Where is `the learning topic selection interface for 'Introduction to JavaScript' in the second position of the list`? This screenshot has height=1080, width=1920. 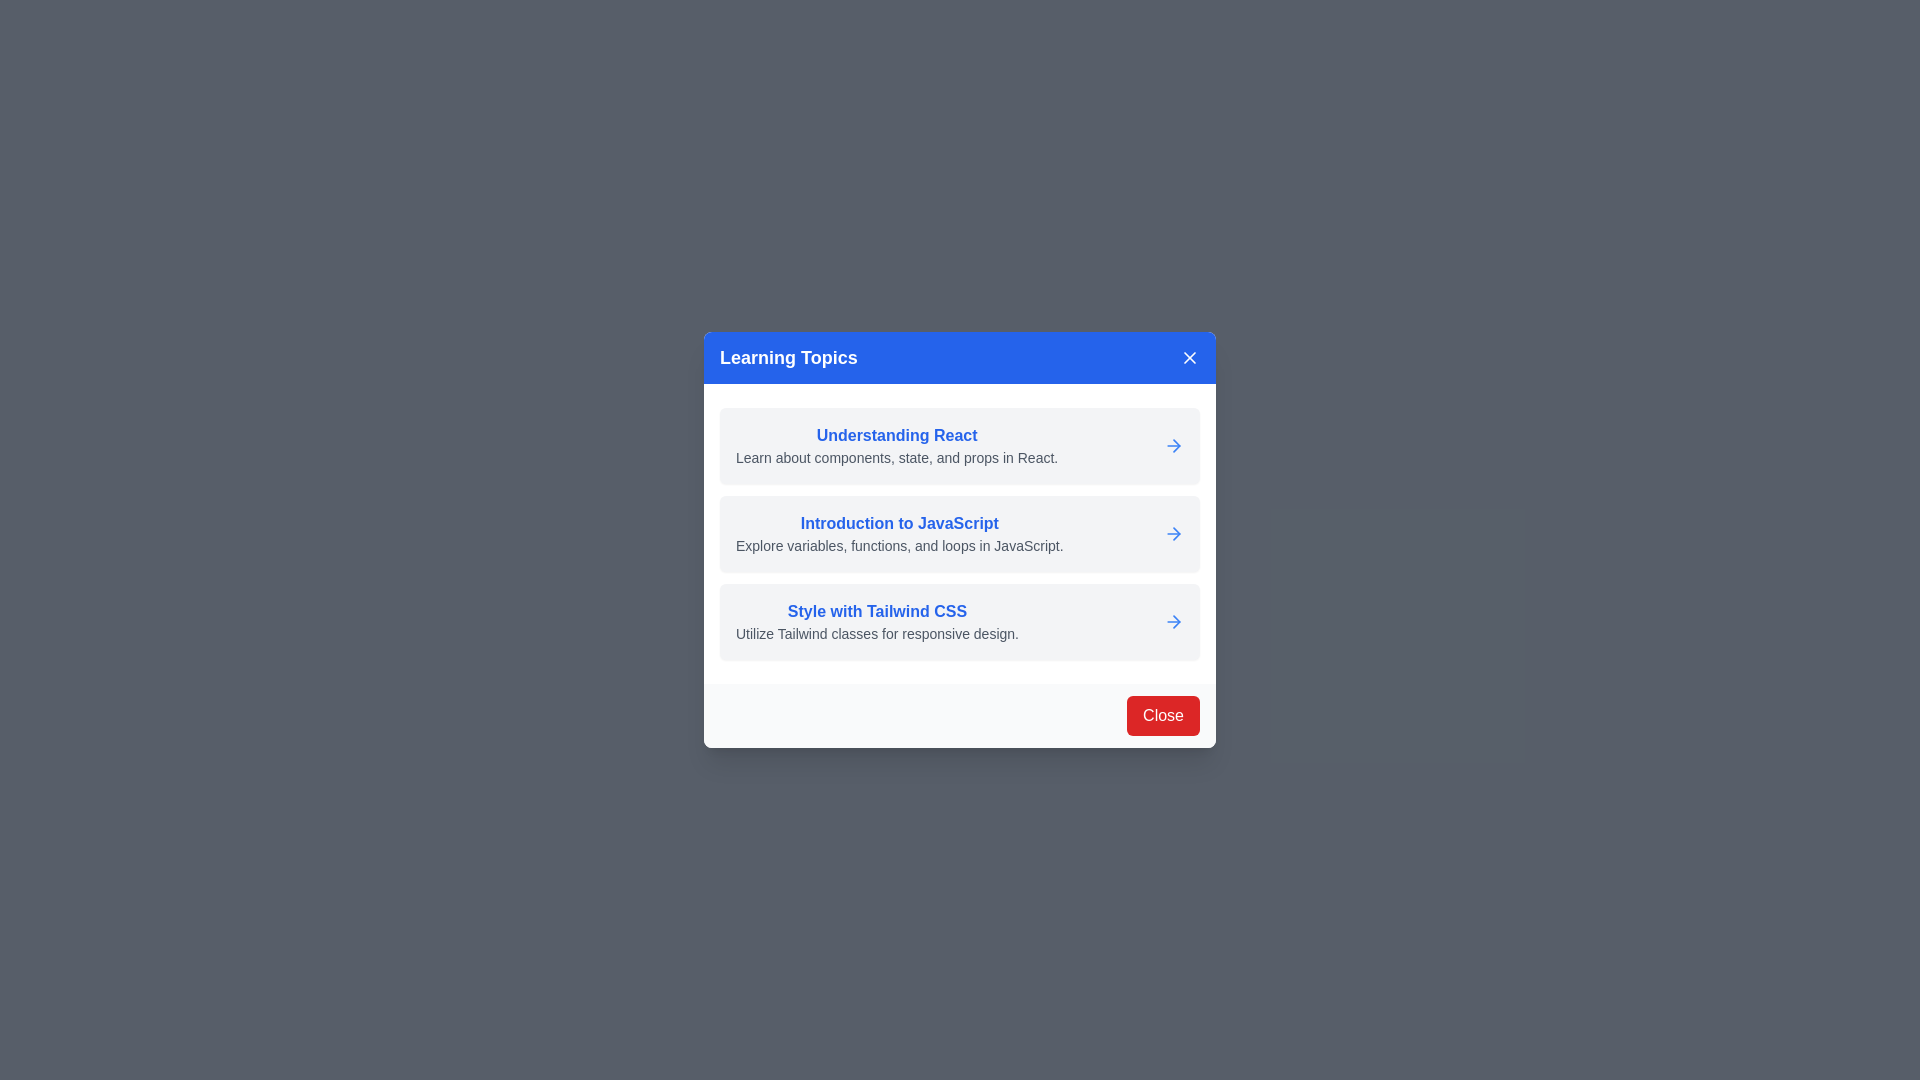 the learning topic selection interface for 'Introduction to JavaScript' in the second position of the list is located at coordinates (960, 532).